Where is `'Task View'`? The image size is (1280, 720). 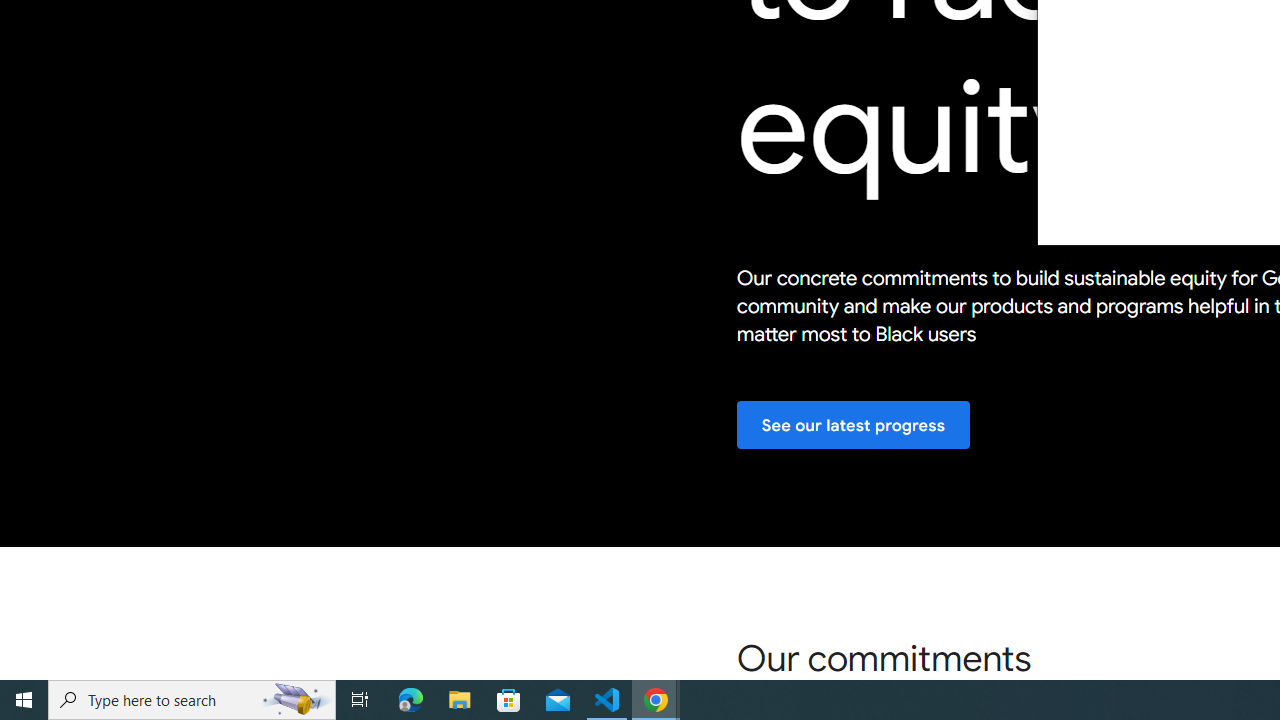 'Task View' is located at coordinates (359, 698).